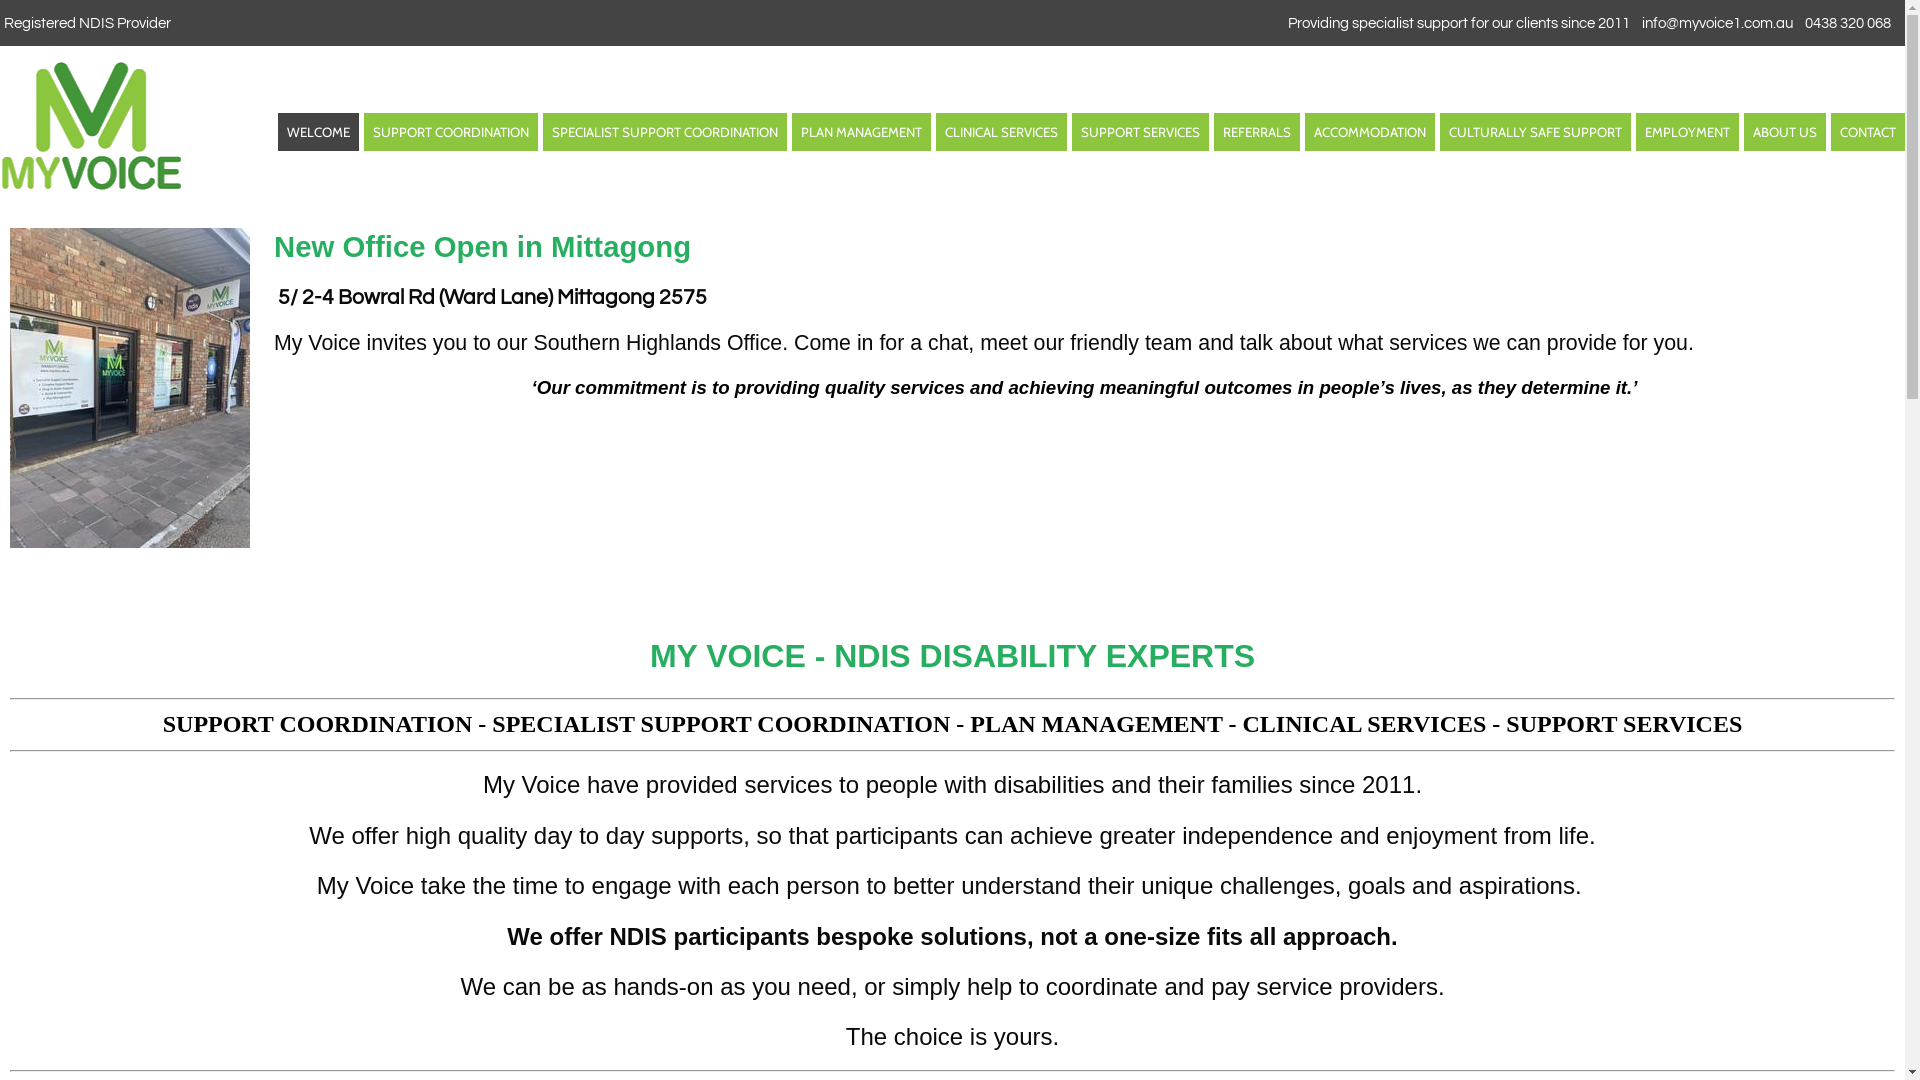 This screenshot has height=1080, width=1920. I want to click on 'EMPLOYMENT', so click(1686, 132).